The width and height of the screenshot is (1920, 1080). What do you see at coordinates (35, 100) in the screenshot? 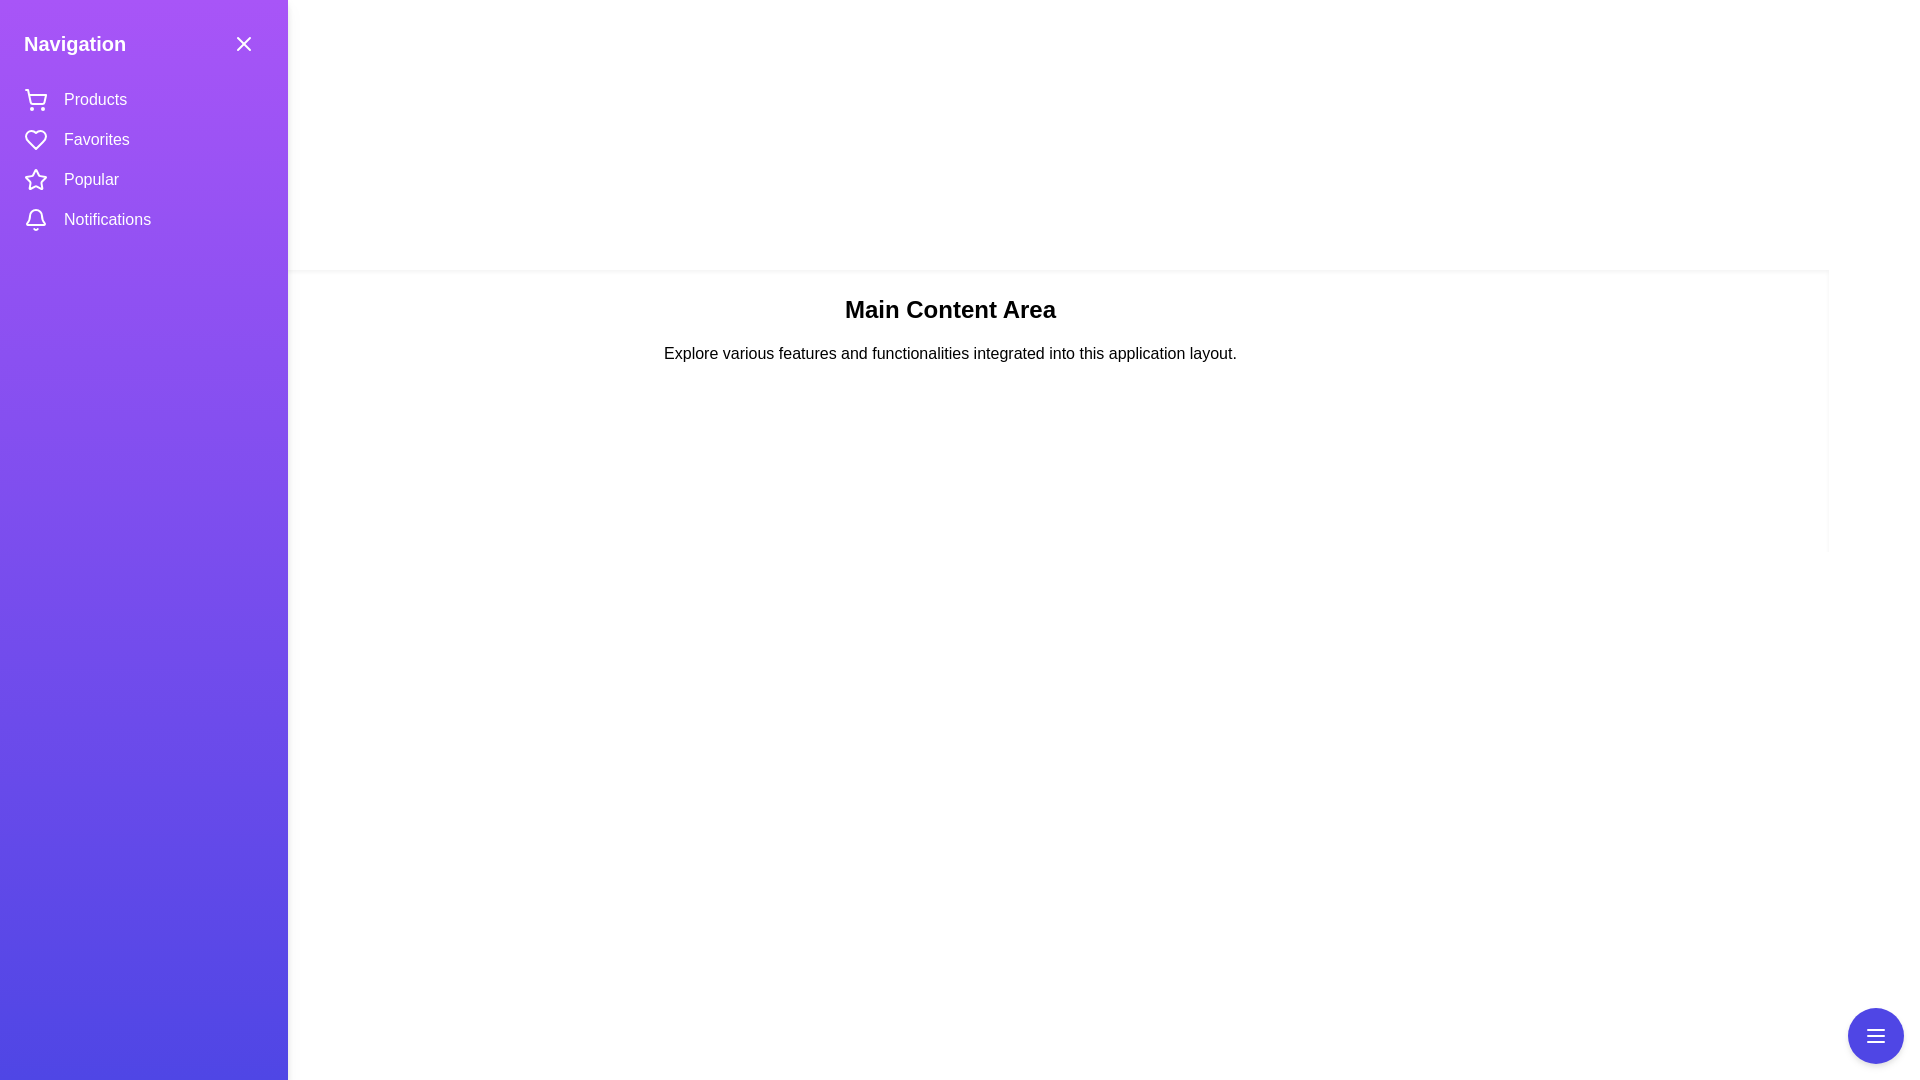
I see `the icon representing the Products section in the navigation` at bounding box center [35, 100].